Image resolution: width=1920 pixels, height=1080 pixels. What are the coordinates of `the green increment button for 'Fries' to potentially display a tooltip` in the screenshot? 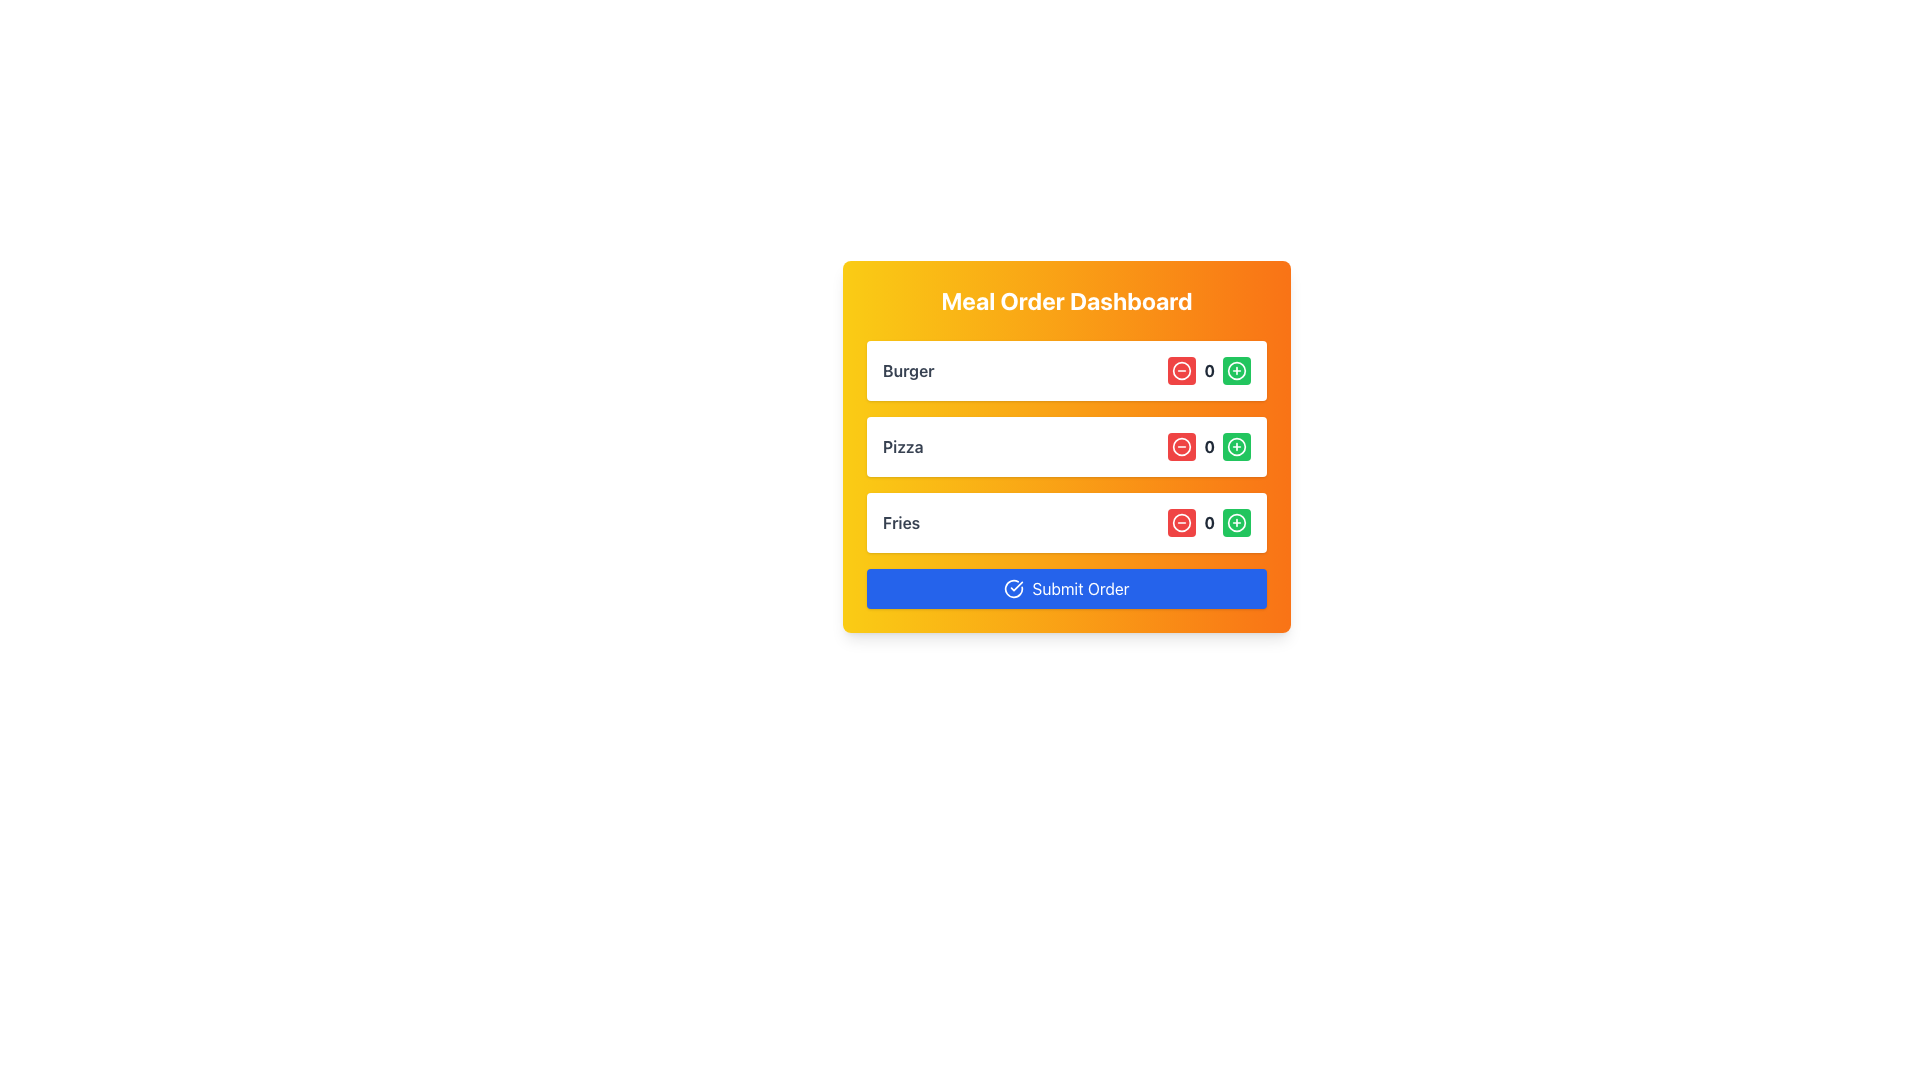 It's located at (1236, 522).